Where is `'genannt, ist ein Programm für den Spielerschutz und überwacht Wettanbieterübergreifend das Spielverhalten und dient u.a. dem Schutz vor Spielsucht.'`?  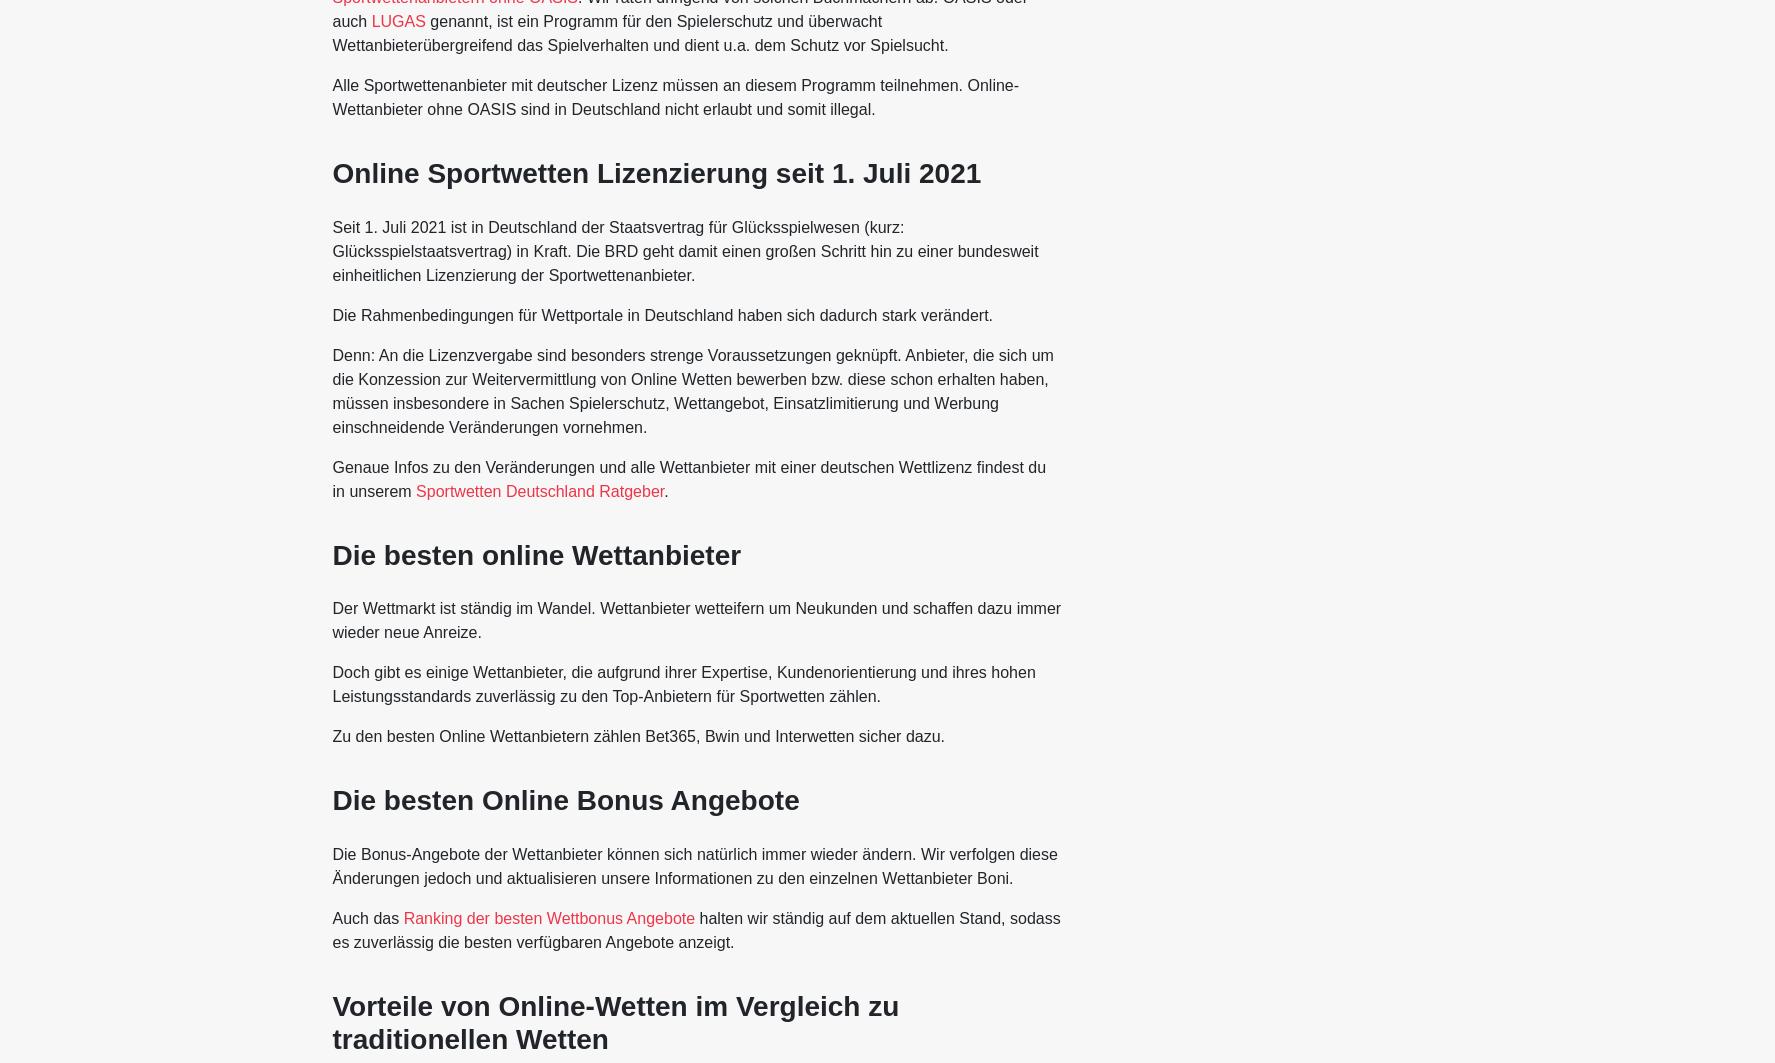 'genannt, ist ein Programm für den Spielerschutz und überwacht Wettanbieterübergreifend das Spielverhalten und dient u.a. dem Schutz vor Spielsucht.' is located at coordinates (640, 32).